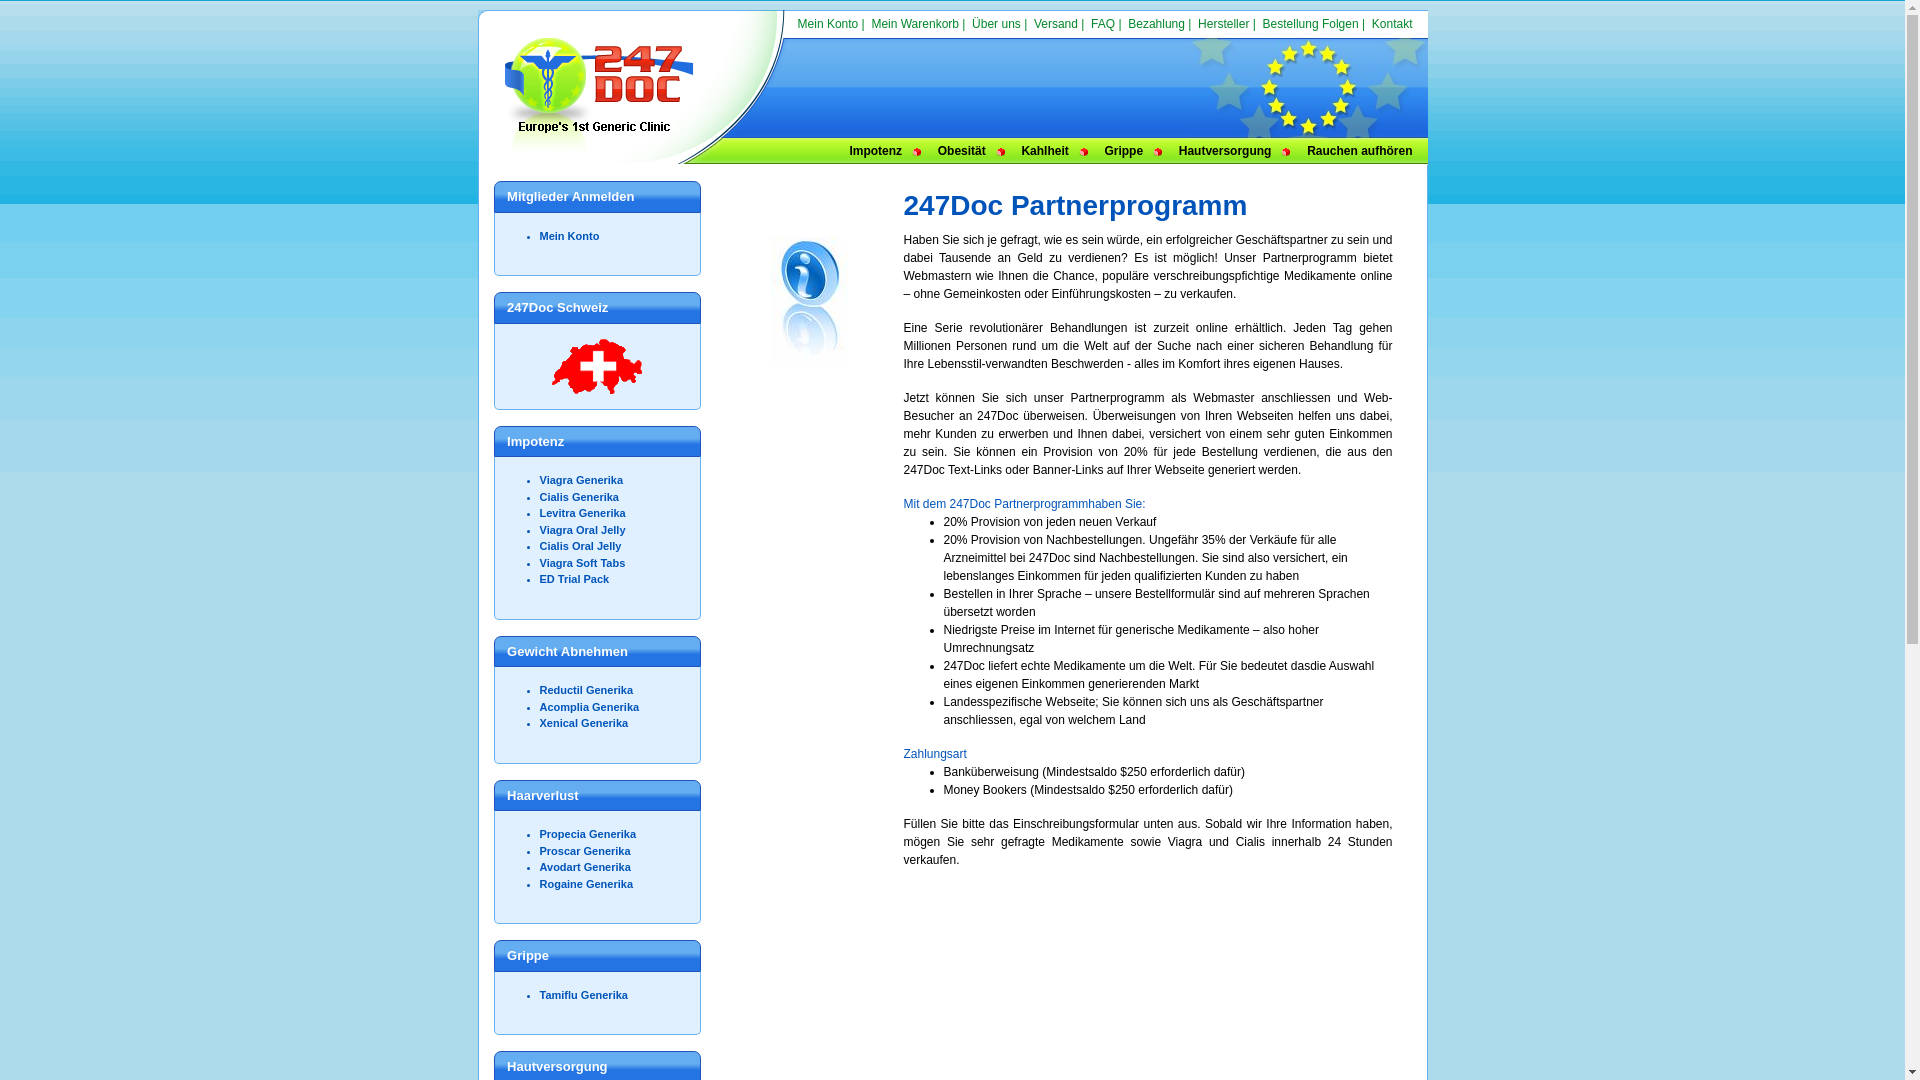 The width and height of the screenshot is (1920, 1080). I want to click on 'Viagra Generika', so click(580, 479).